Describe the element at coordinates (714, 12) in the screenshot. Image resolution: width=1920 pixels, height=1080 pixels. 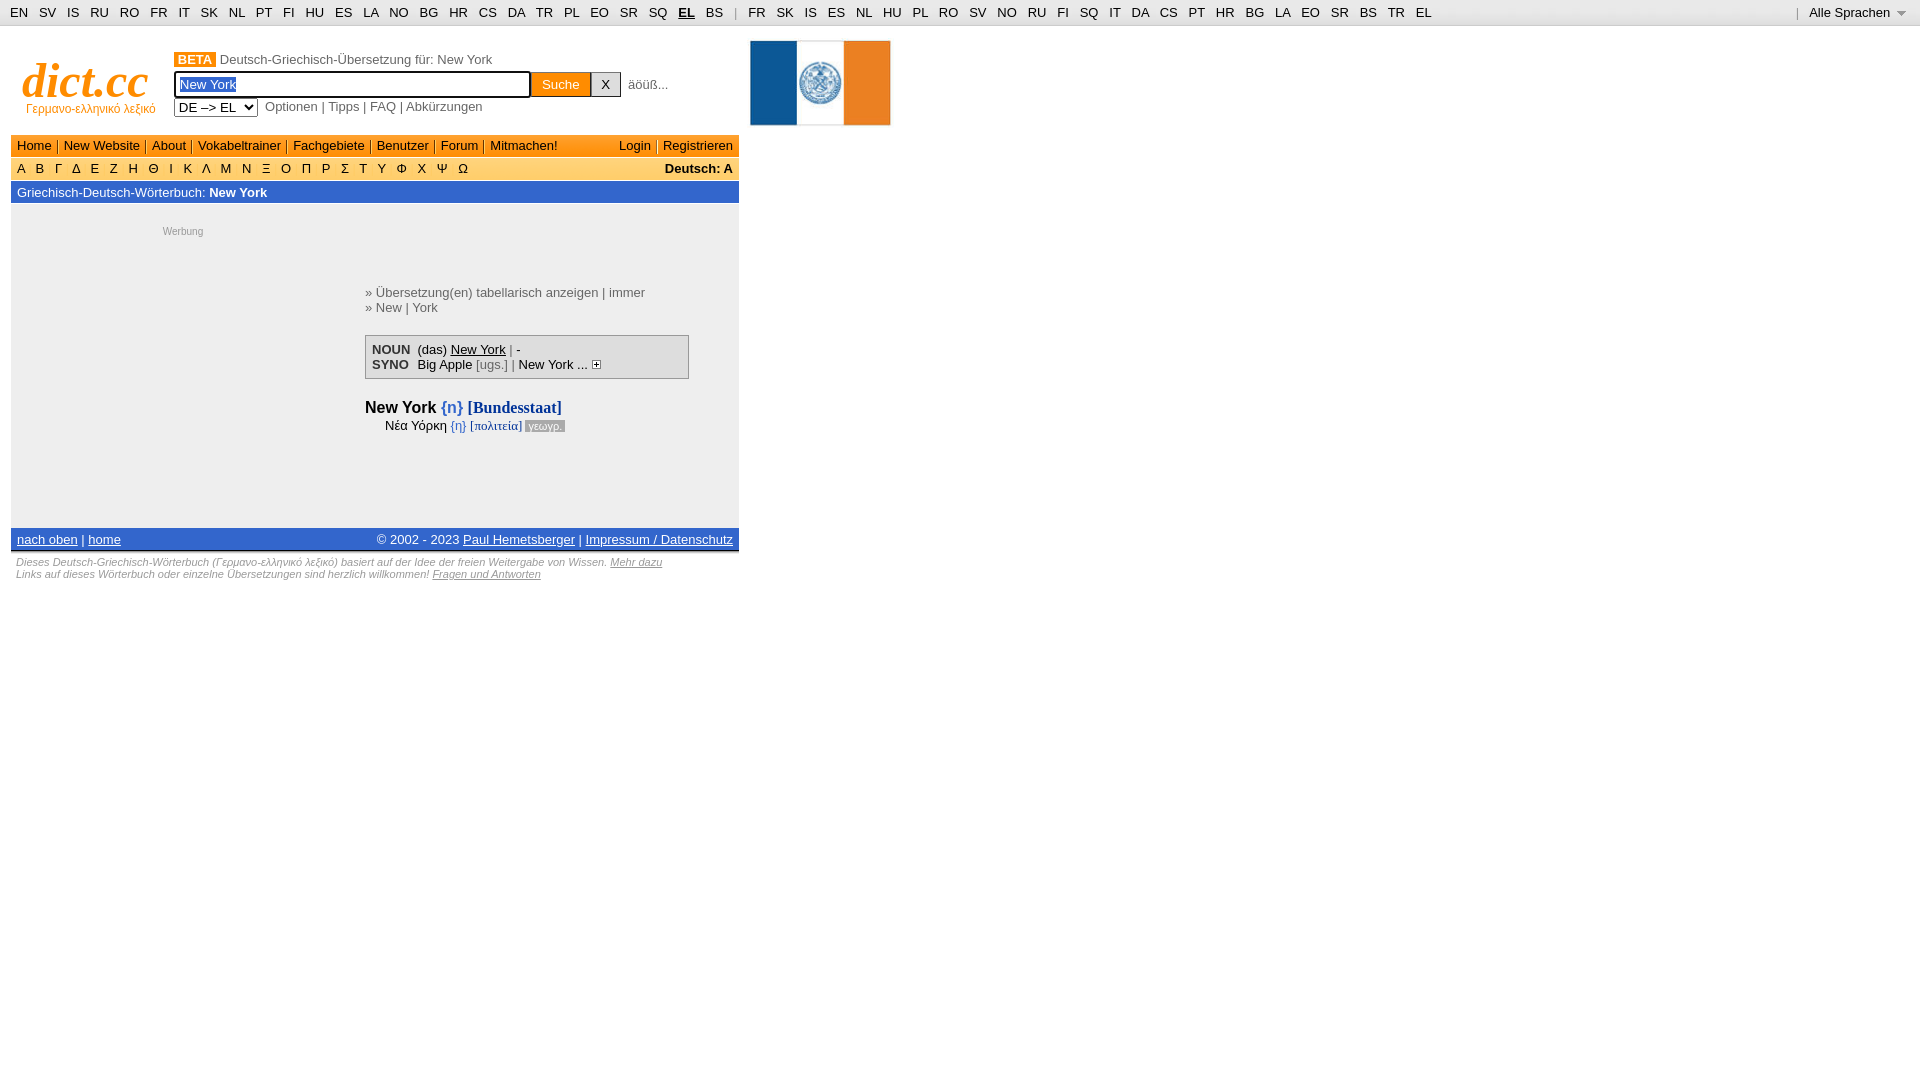
I see `'BS'` at that location.